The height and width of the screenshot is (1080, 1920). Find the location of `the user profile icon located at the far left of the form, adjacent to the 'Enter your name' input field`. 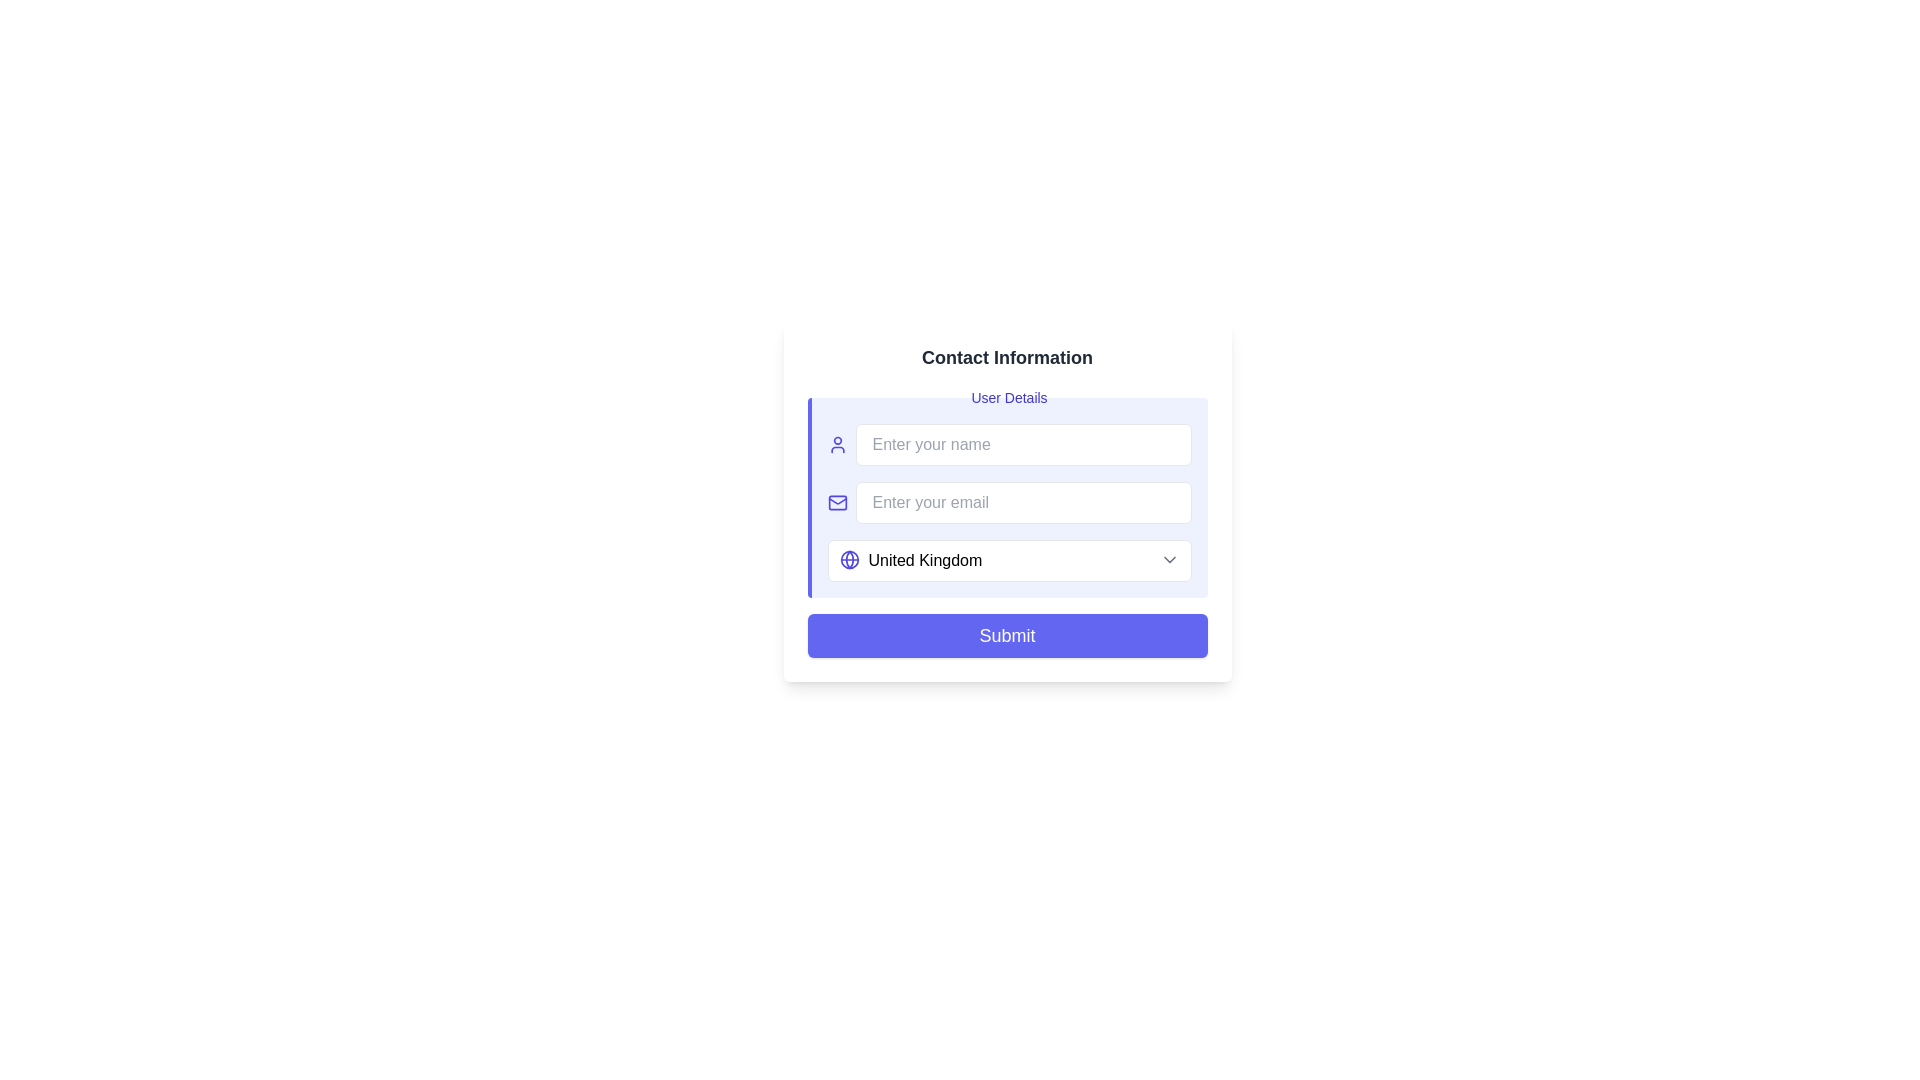

the user profile icon located at the far left of the form, adjacent to the 'Enter your name' input field is located at coordinates (837, 443).